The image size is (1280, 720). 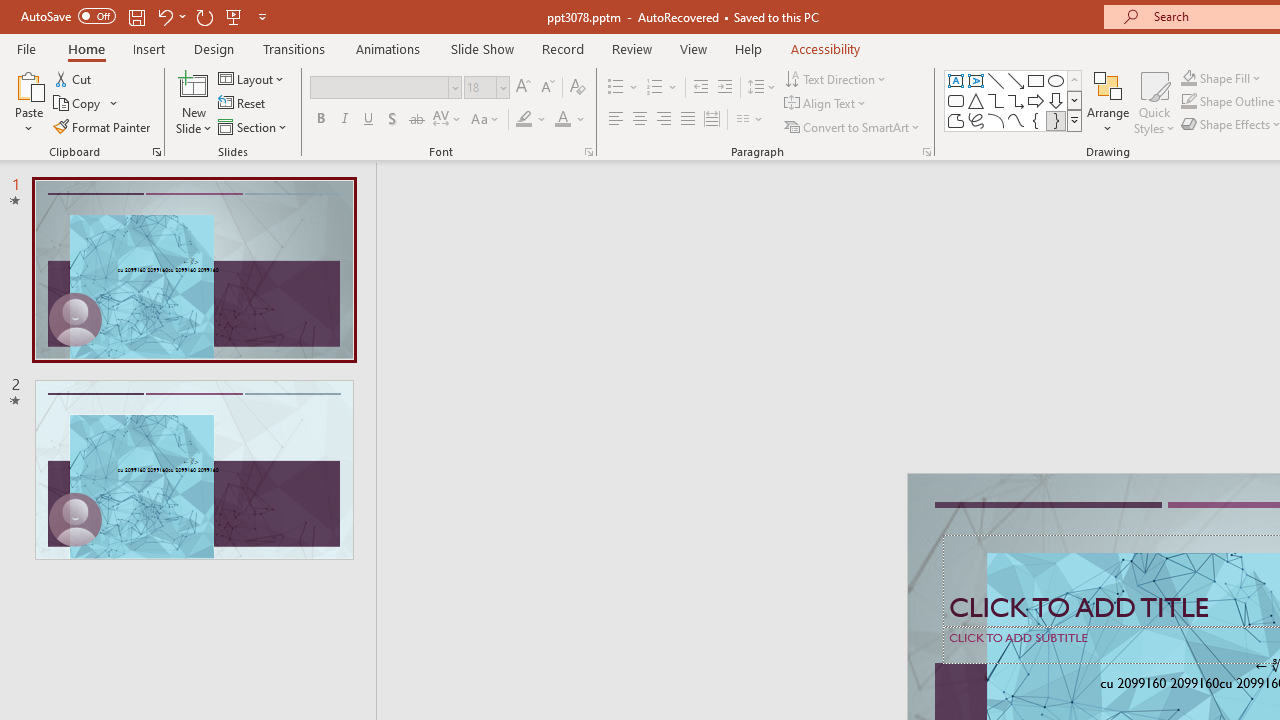 I want to click on 'Increase Indent', so click(x=724, y=86).